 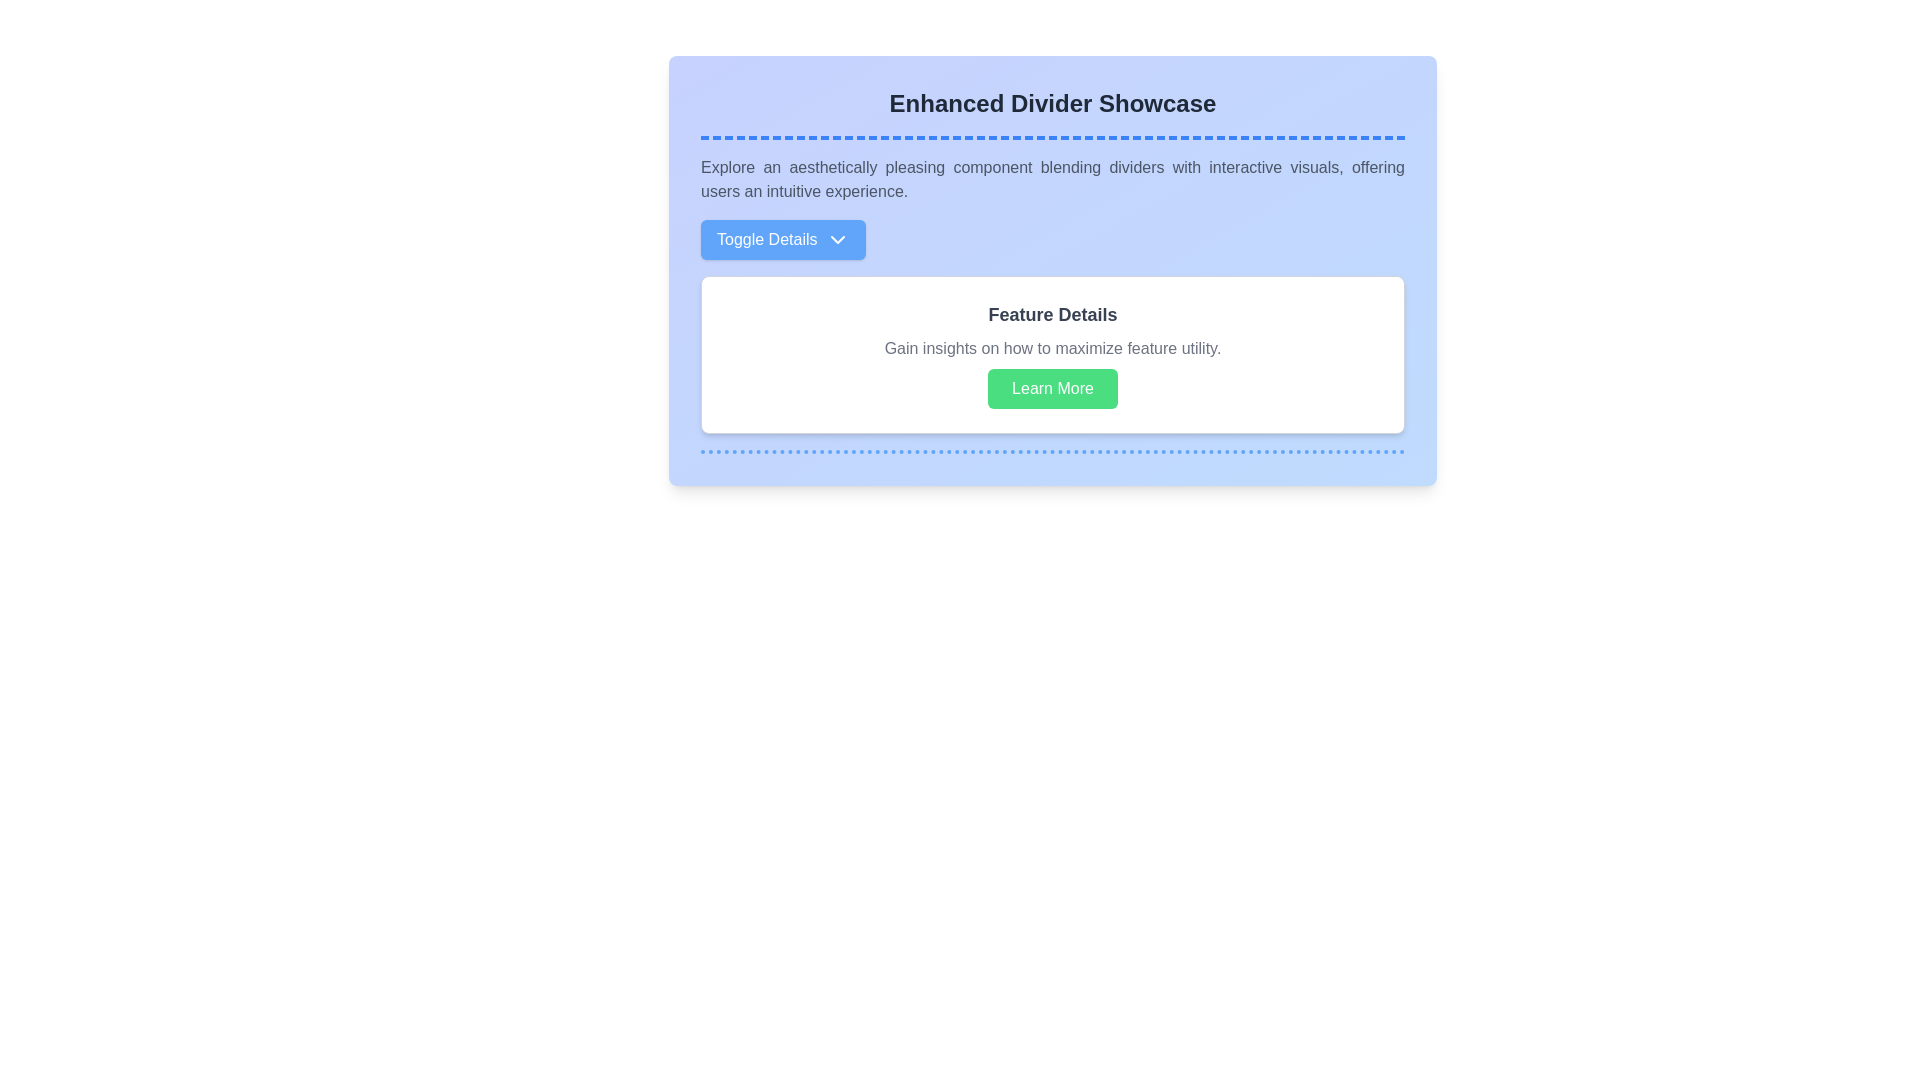 What do you see at coordinates (782, 238) in the screenshot?
I see `the button that toggles the visibility of detailed information in the panel` at bounding box center [782, 238].